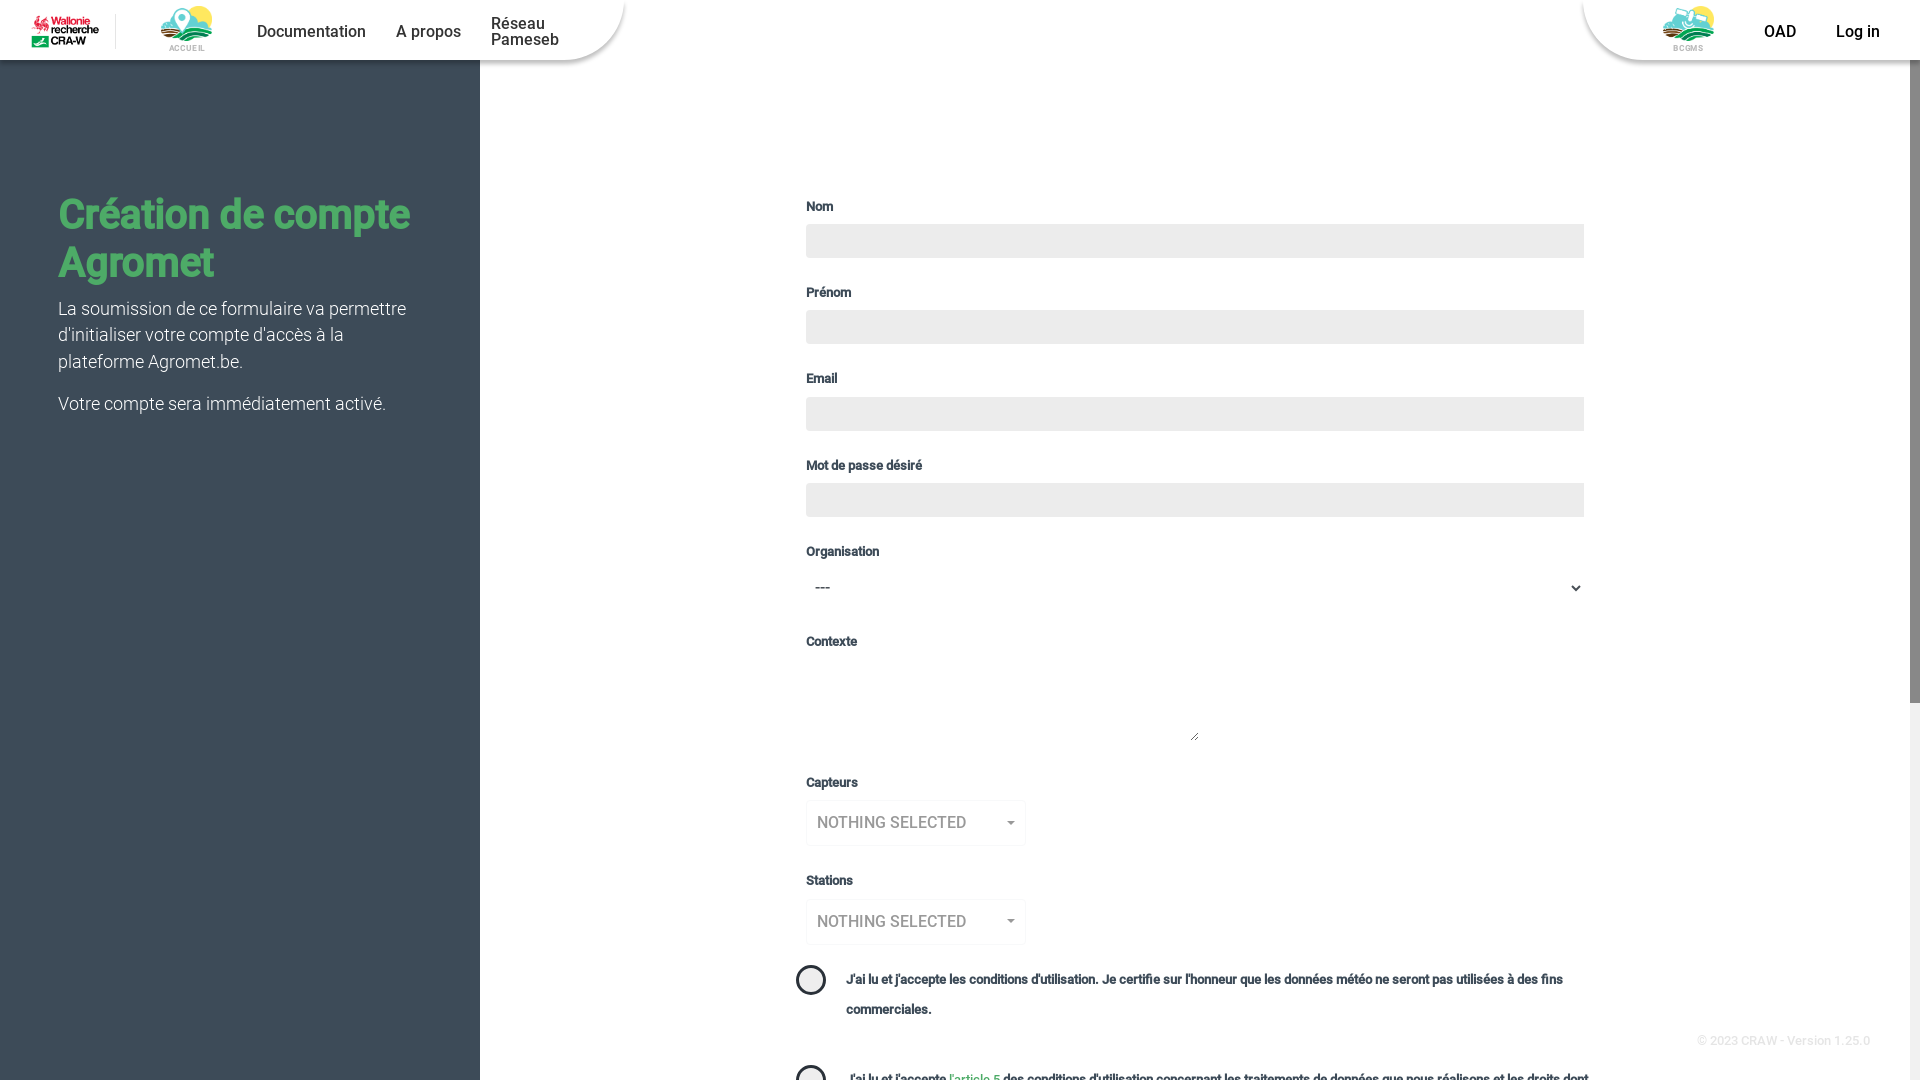  What do you see at coordinates (1856, 31) in the screenshot?
I see `'Log in'` at bounding box center [1856, 31].